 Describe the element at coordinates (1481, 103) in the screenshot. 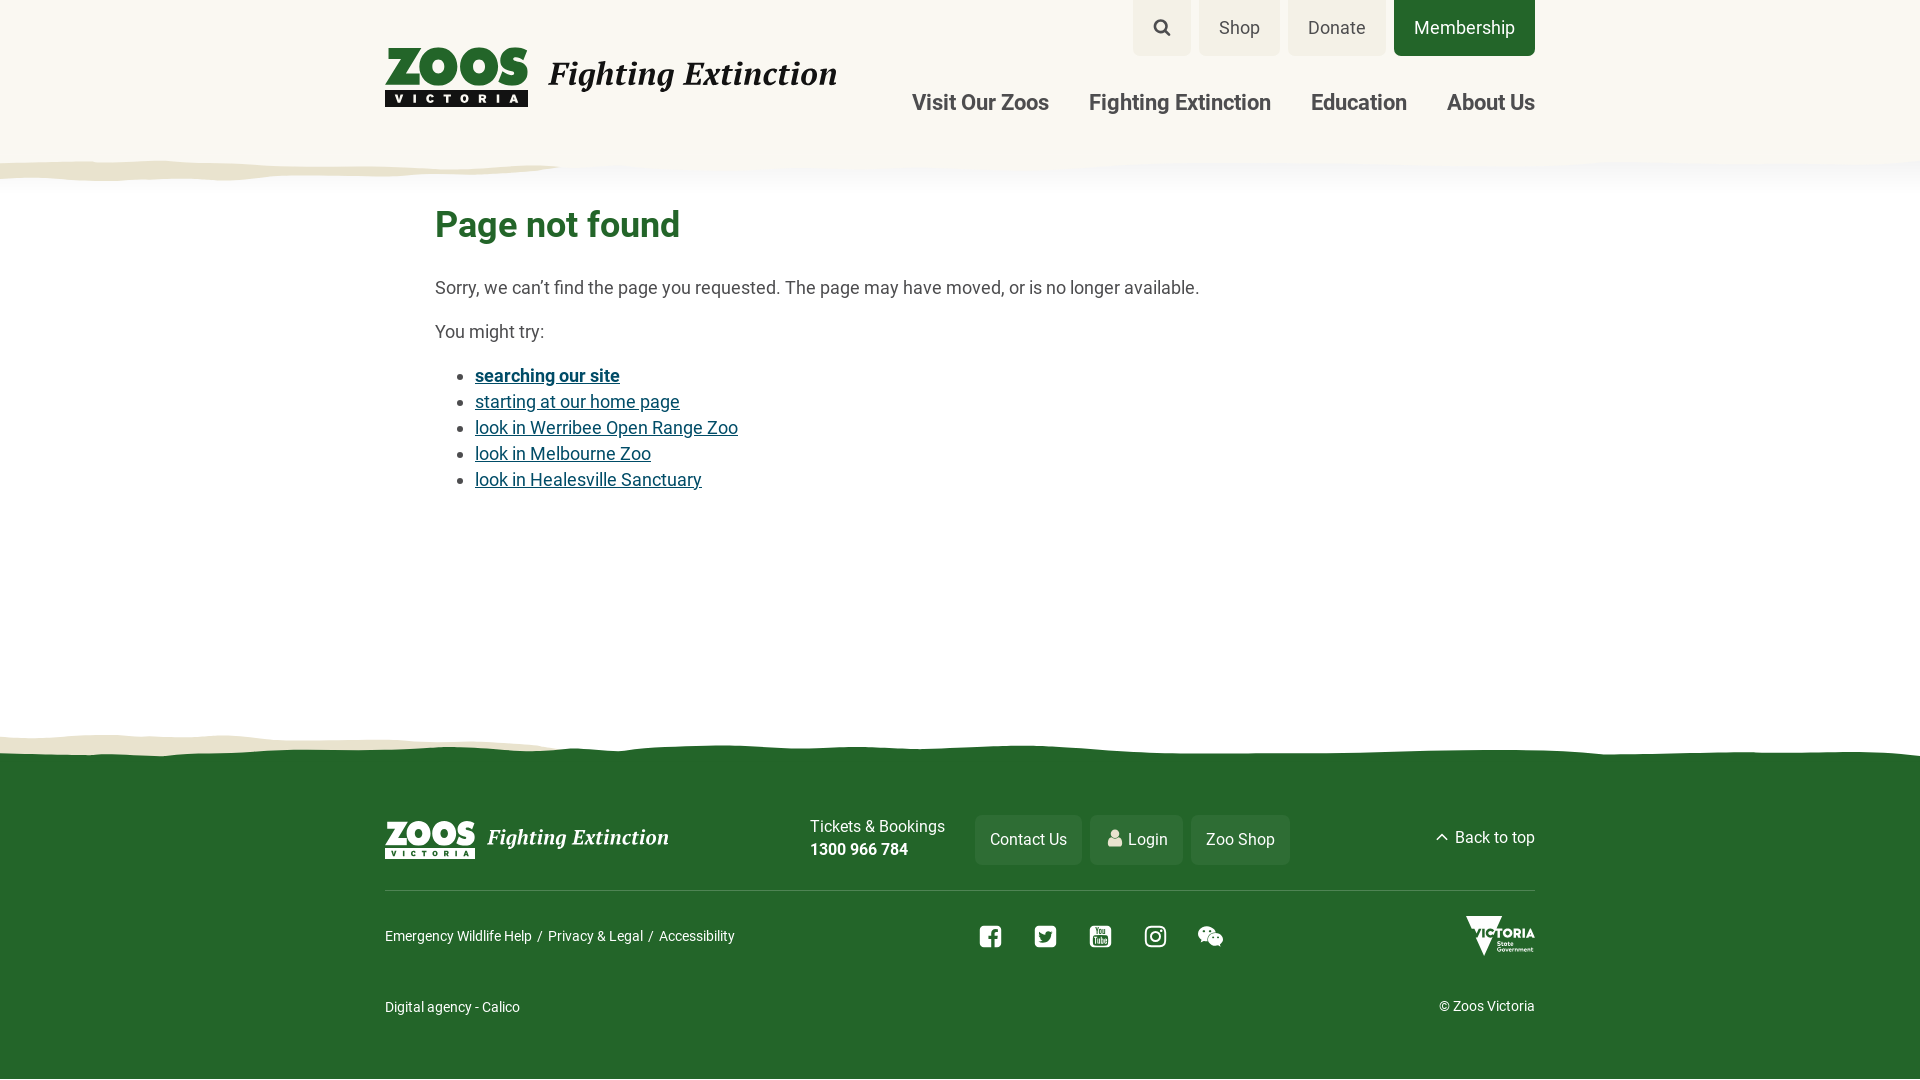

I see `'About Us'` at that location.